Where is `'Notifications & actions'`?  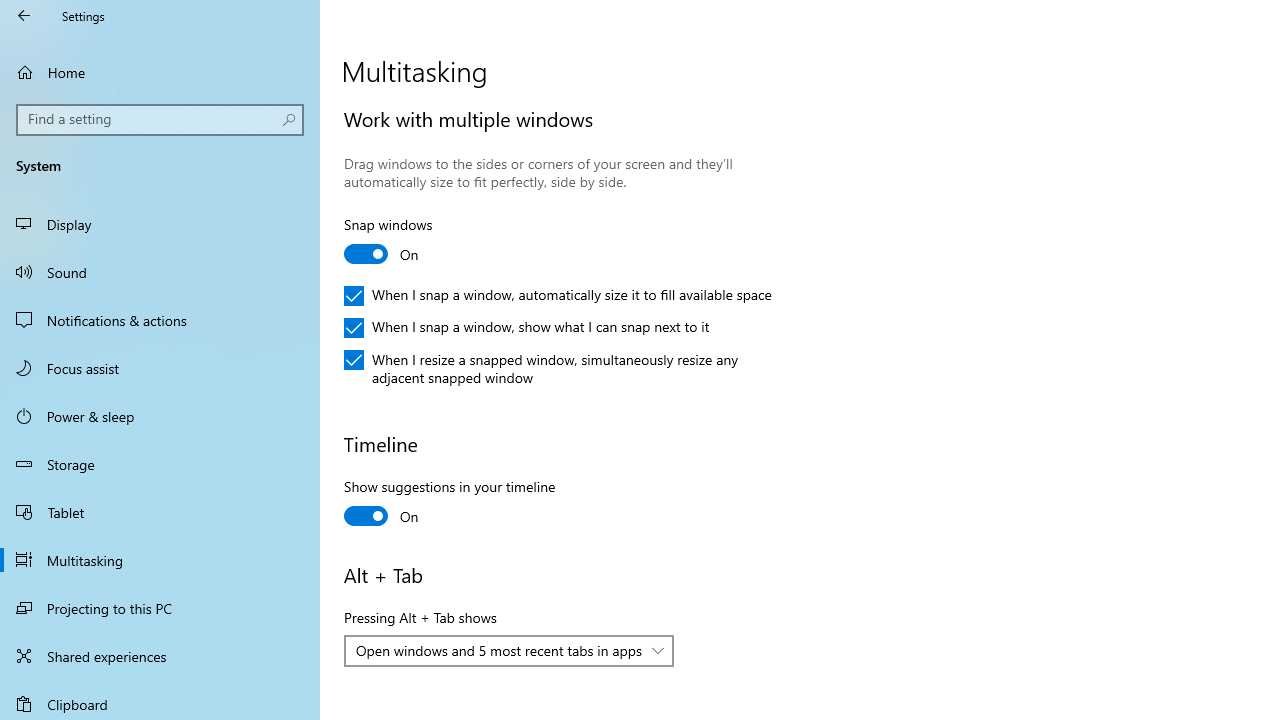 'Notifications & actions' is located at coordinates (160, 319).